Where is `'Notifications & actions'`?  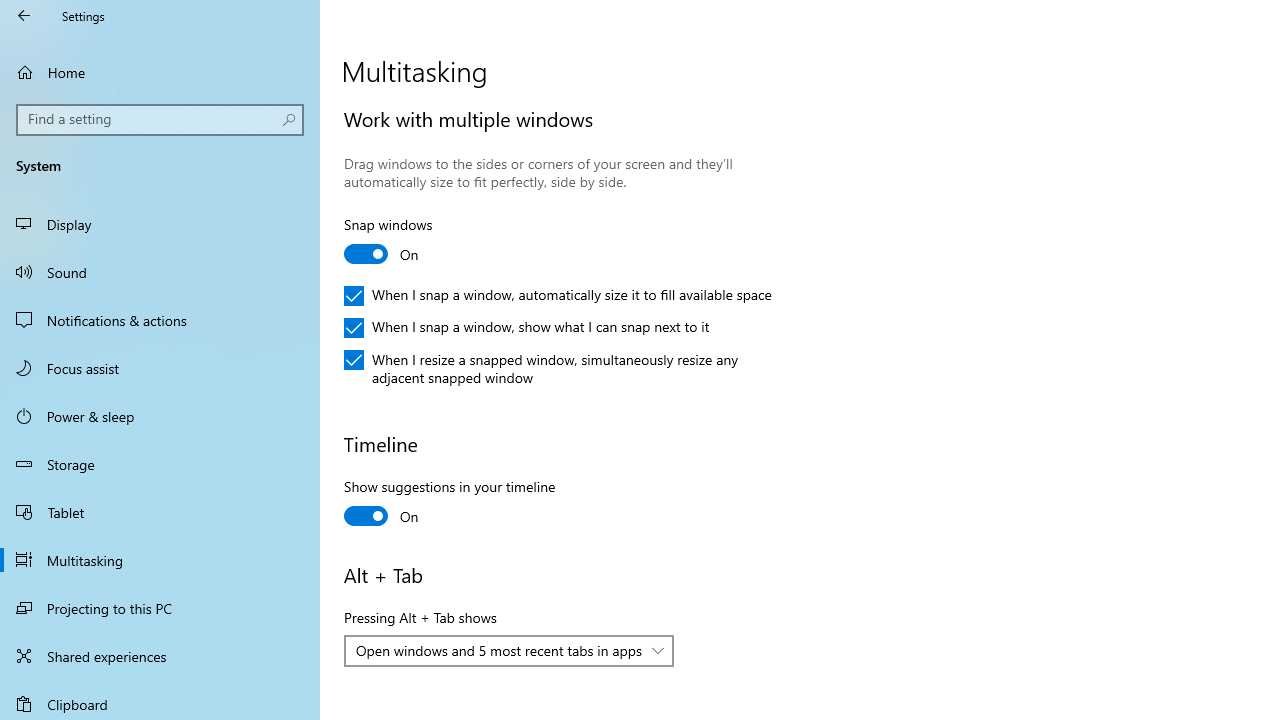 'Notifications & actions' is located at coordinates (160, 319).